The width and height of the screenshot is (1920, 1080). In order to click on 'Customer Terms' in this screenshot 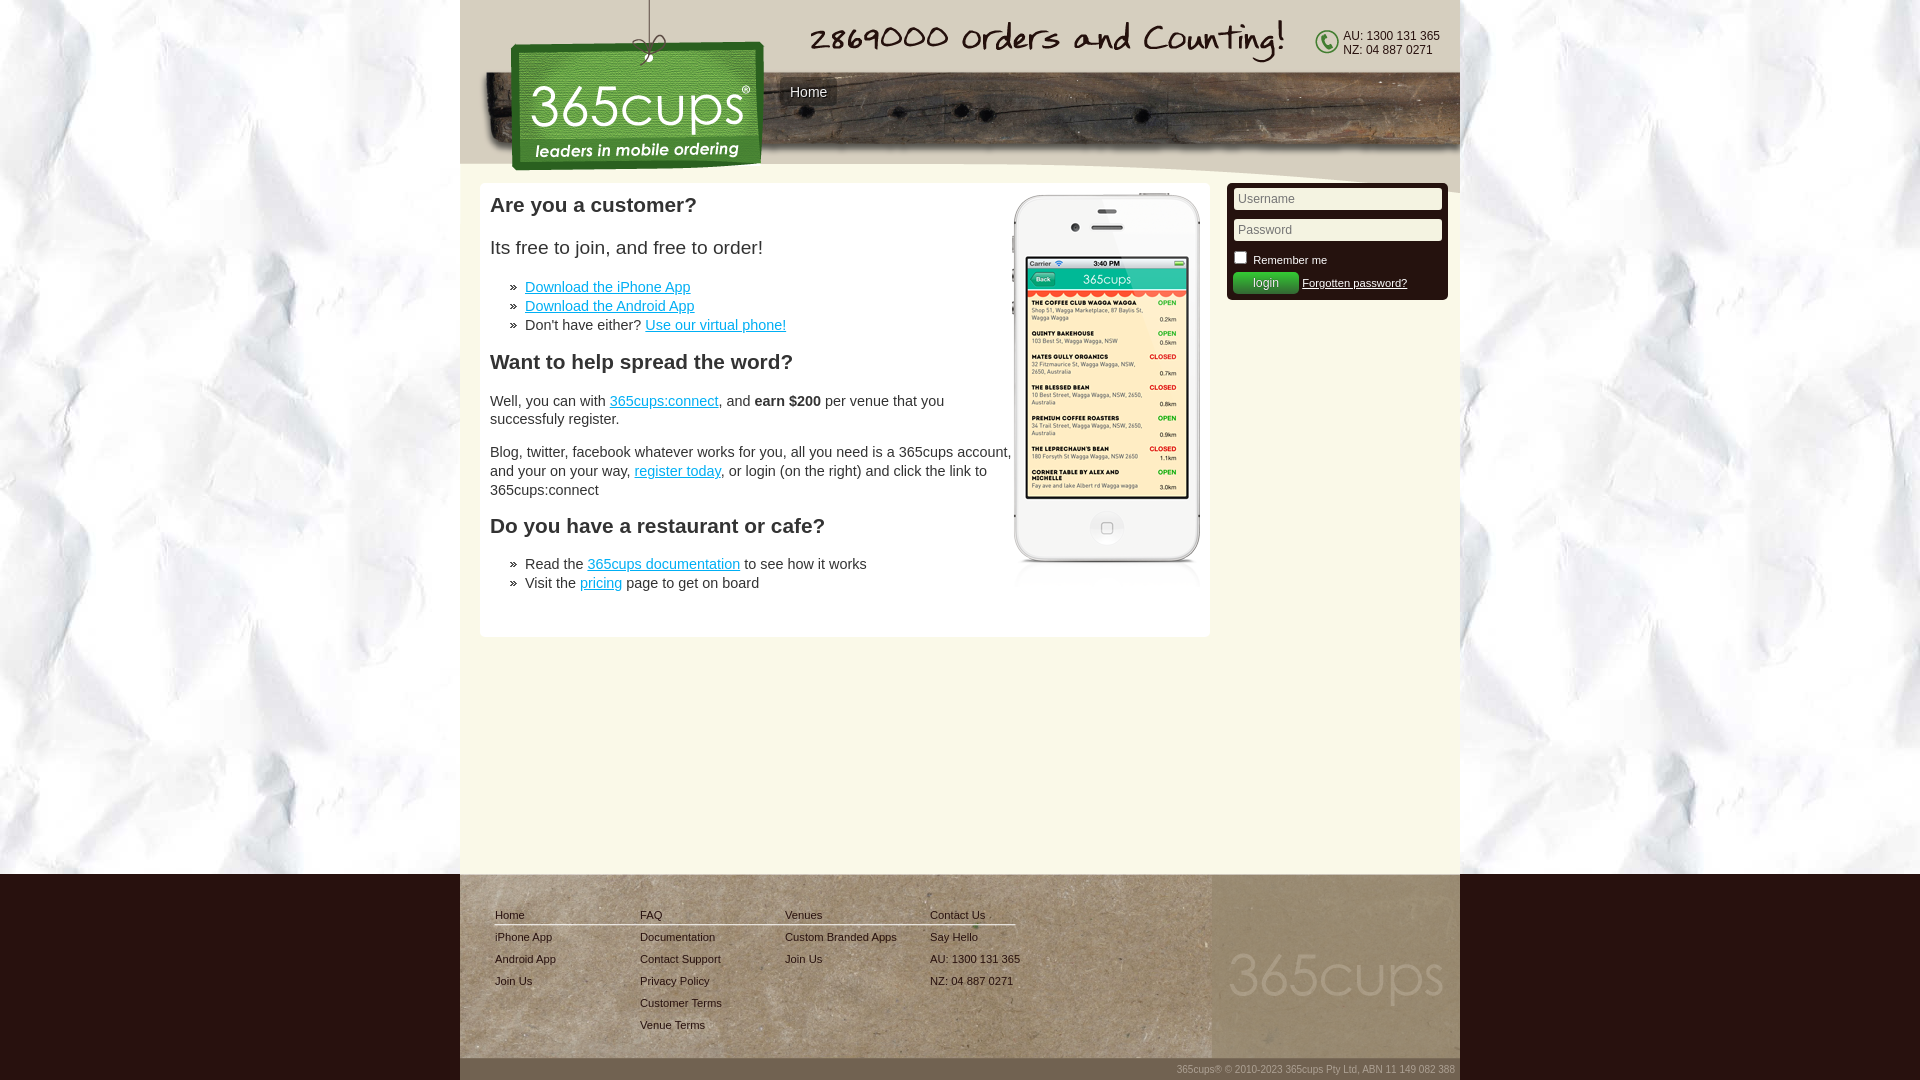, I will do `click(681, 1002)`.